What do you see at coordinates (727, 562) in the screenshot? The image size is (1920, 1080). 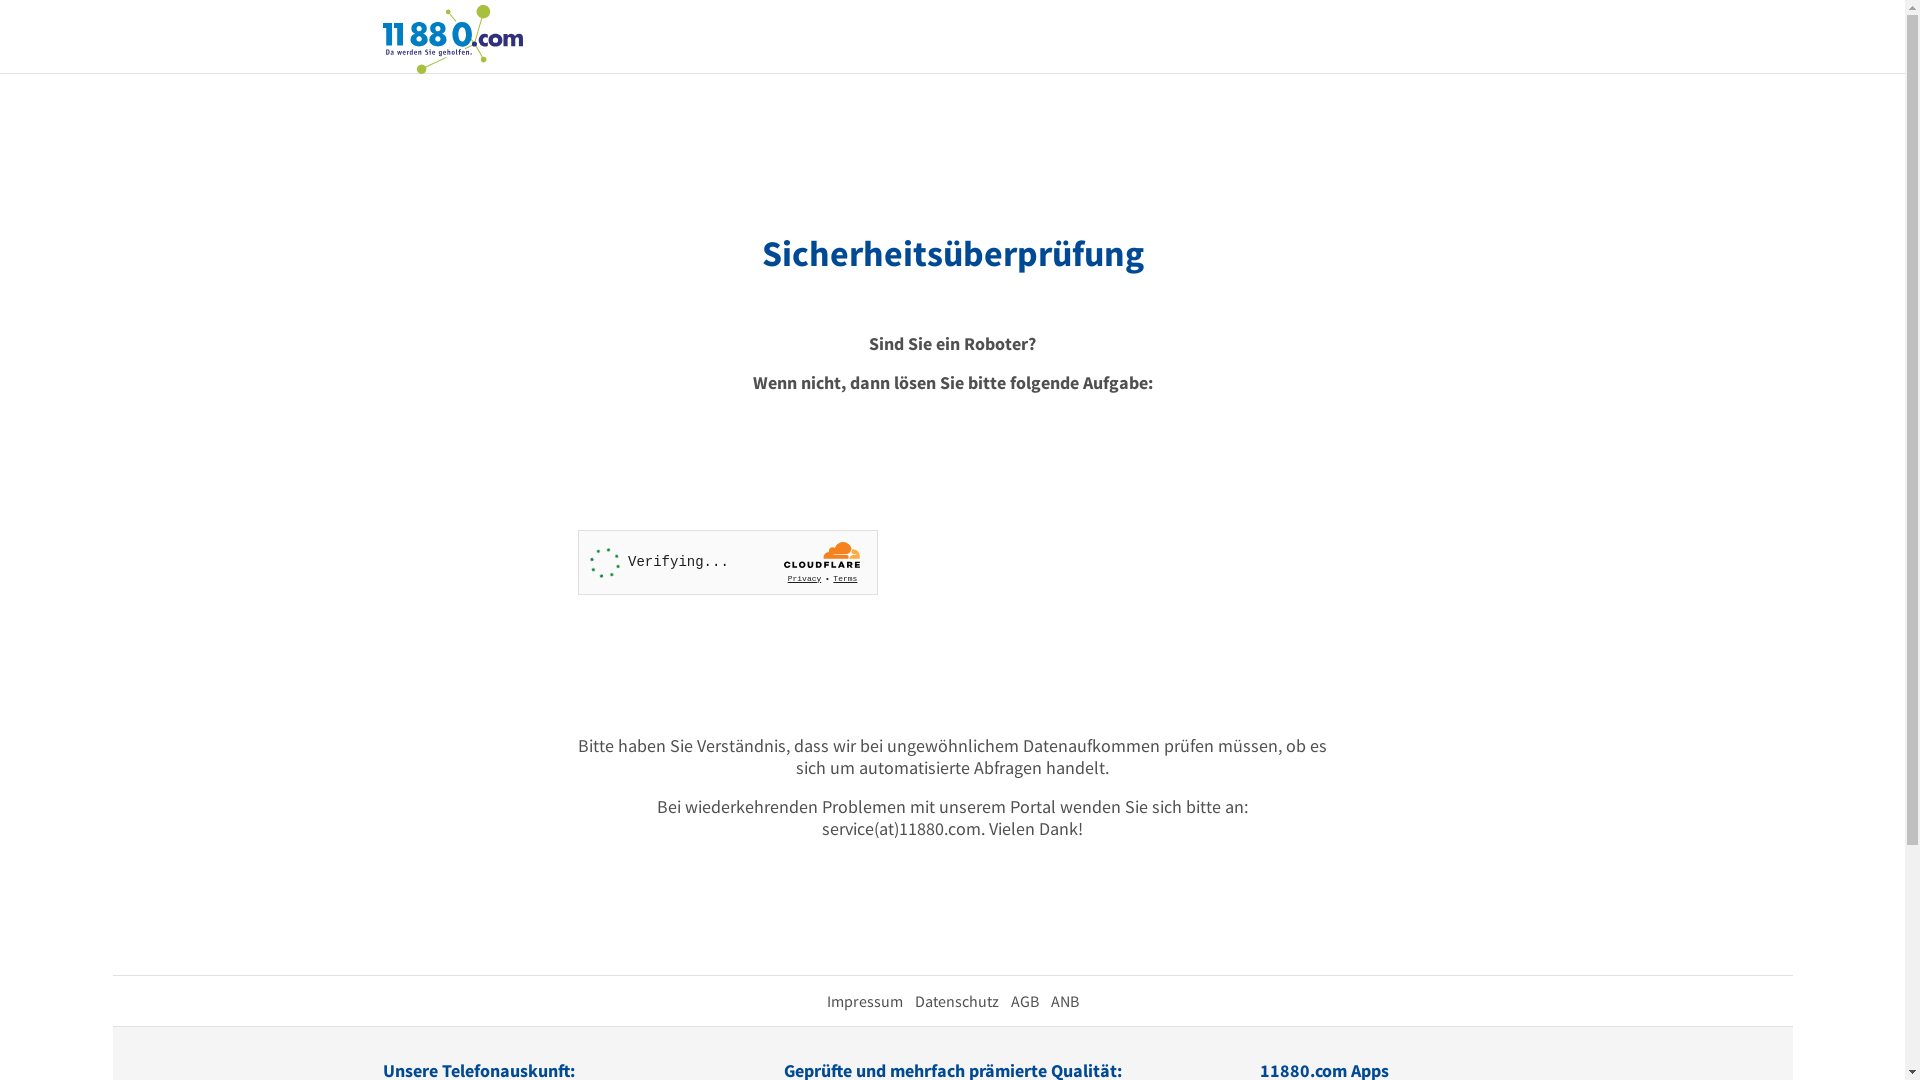 I see `'Widget containing a Cloudflare security challenge'` at bounding box center [727, 562].